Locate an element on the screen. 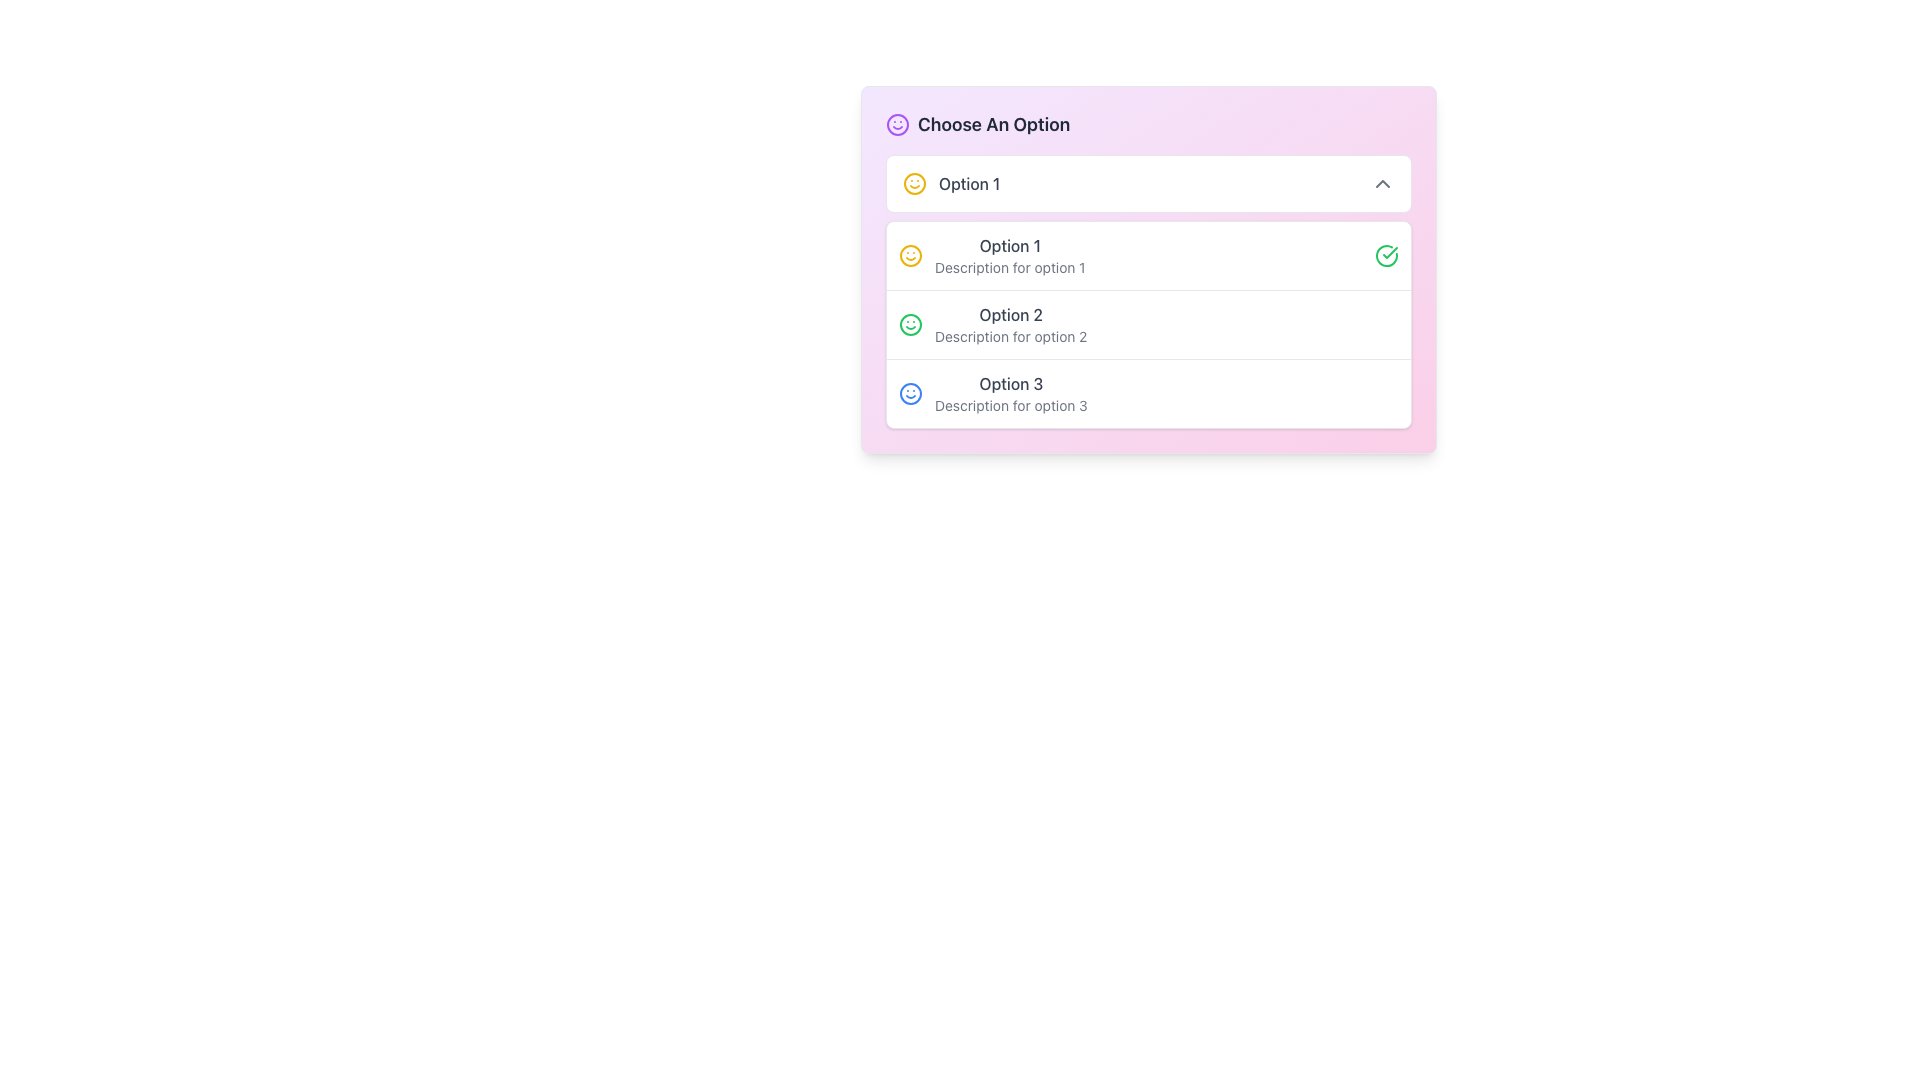  the smiley face icon in green theme located in the second row of the 'Choose An Option' list, preceding 'Option 2' is located at coordinates (910, 323).